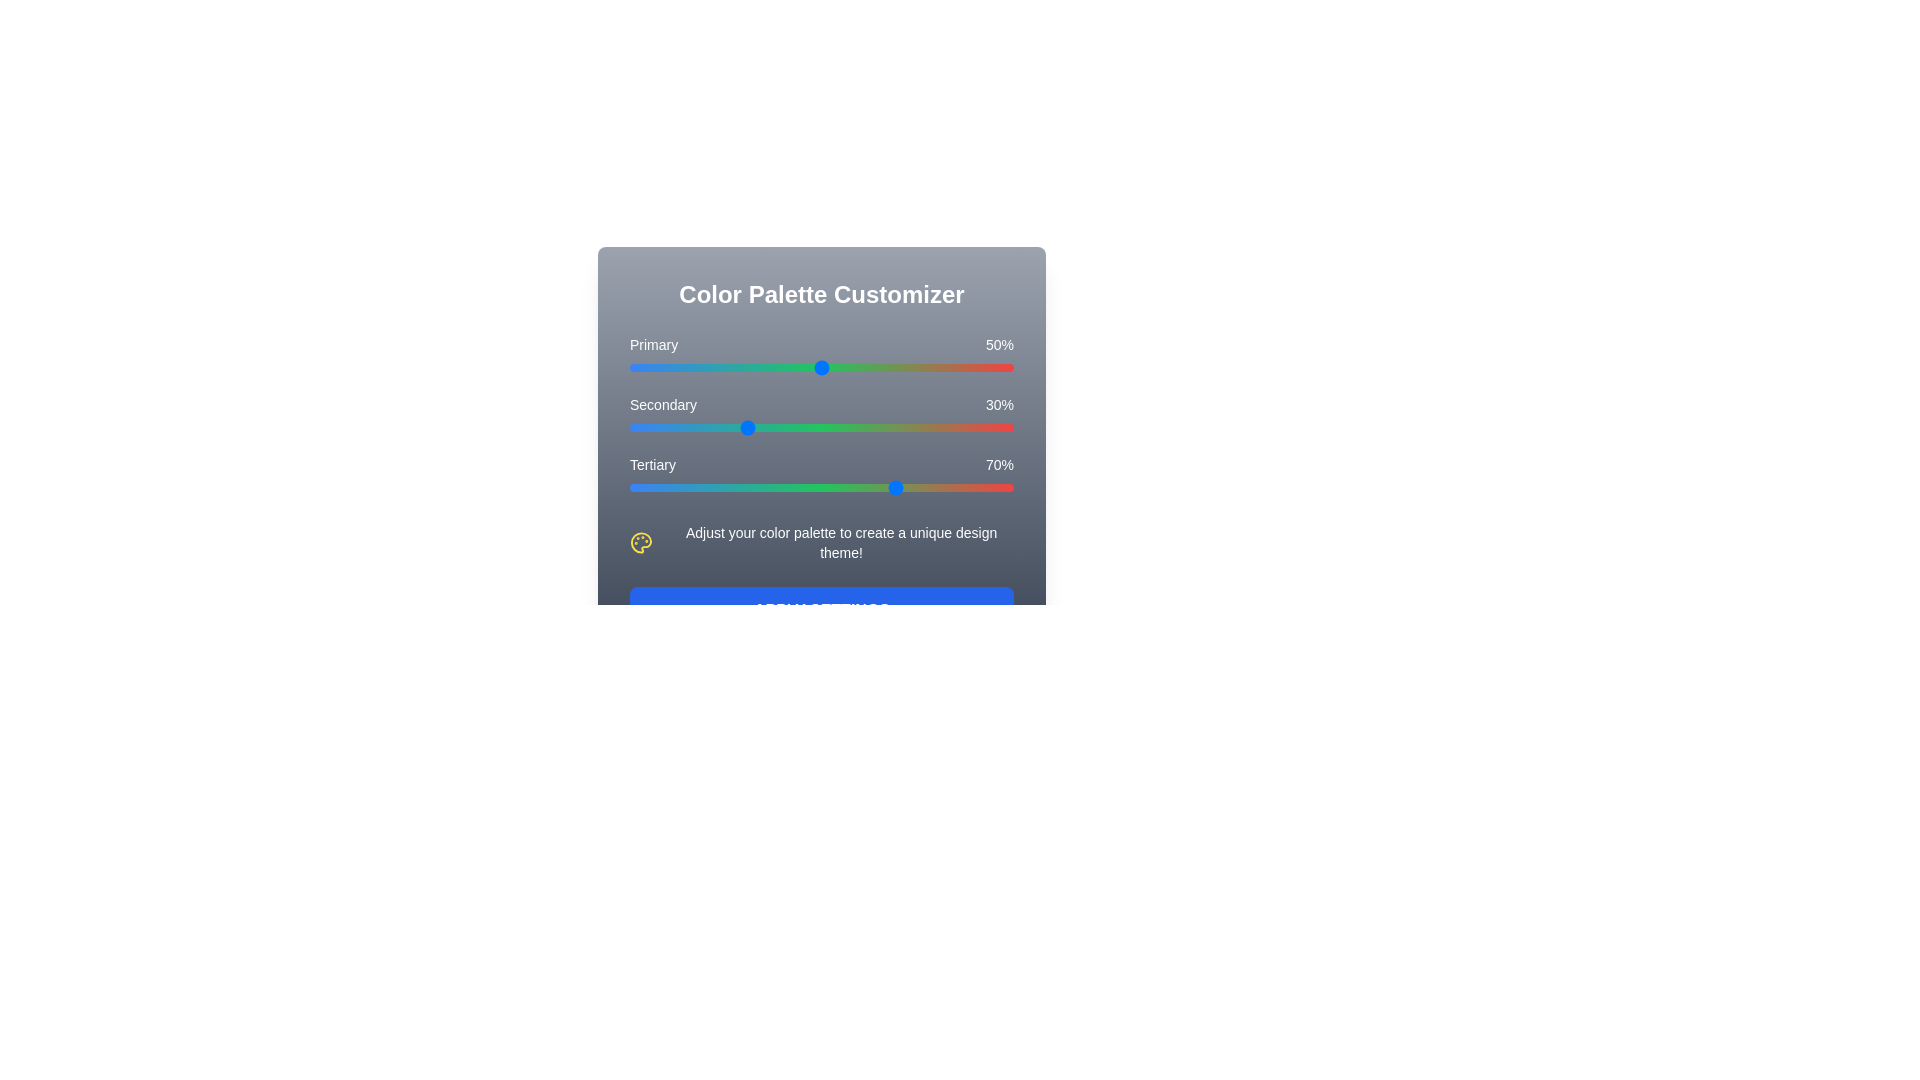 This screenshot has width=1920, height=1080. I want to click on the slider value, so click(728, 427).